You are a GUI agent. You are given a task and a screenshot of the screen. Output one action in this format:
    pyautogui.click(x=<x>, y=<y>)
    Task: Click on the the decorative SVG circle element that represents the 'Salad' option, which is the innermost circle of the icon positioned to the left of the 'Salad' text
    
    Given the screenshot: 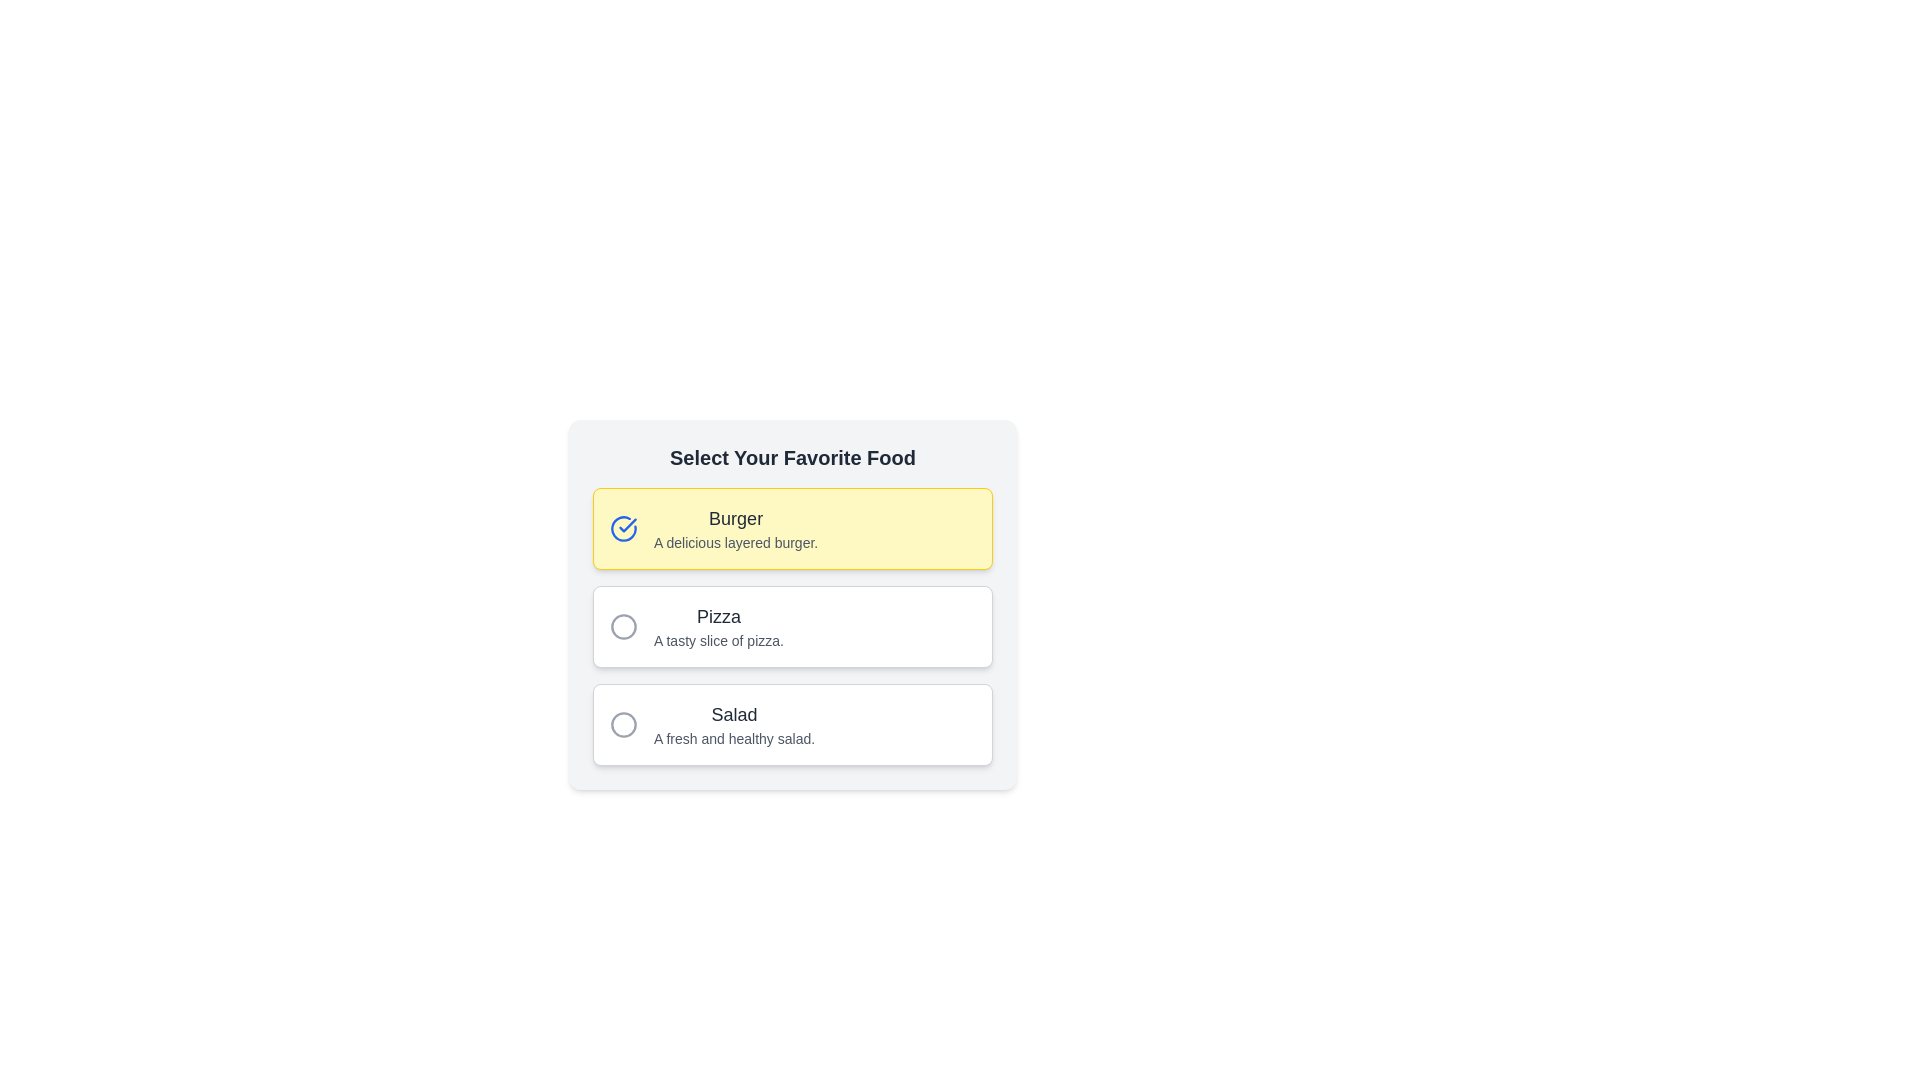 What is the action you would take?
    pyautogui.click(x=623, y=725)
    